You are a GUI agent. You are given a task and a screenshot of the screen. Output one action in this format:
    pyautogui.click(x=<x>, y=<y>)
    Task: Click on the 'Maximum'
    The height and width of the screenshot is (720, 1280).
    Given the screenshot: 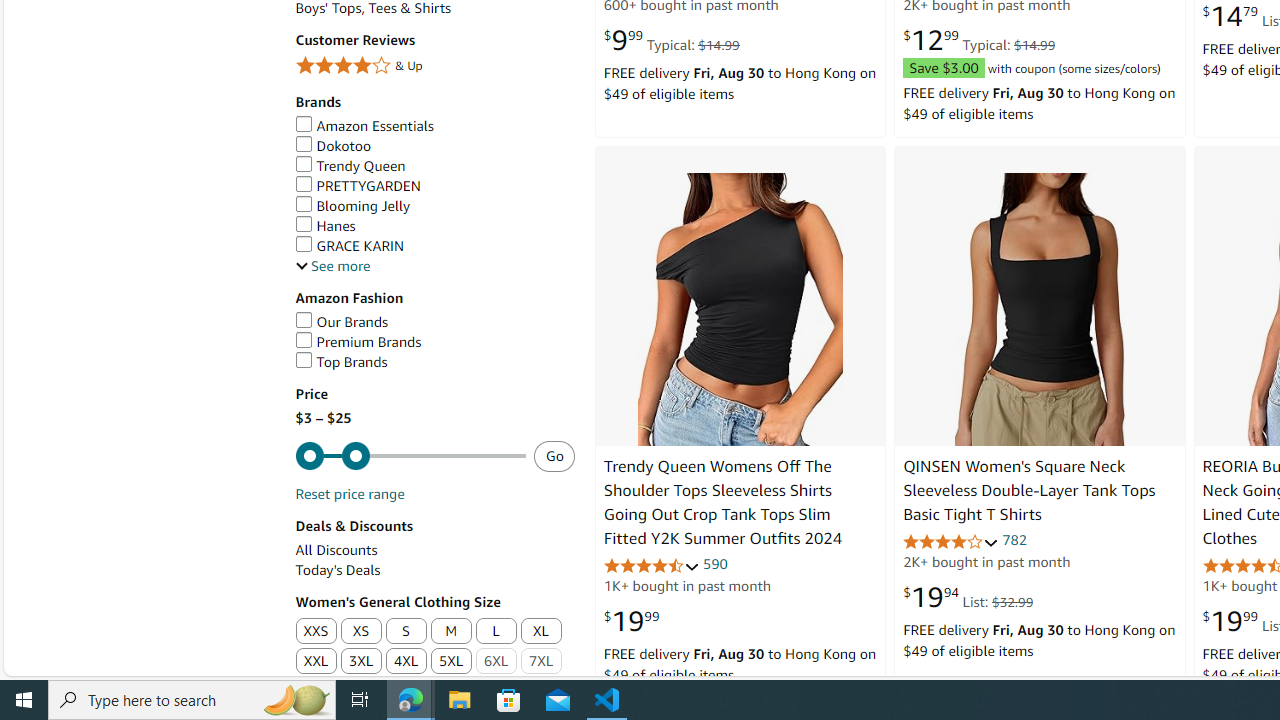 What is the action you would take?
    pyautogui.click(x=409, y=456)
    